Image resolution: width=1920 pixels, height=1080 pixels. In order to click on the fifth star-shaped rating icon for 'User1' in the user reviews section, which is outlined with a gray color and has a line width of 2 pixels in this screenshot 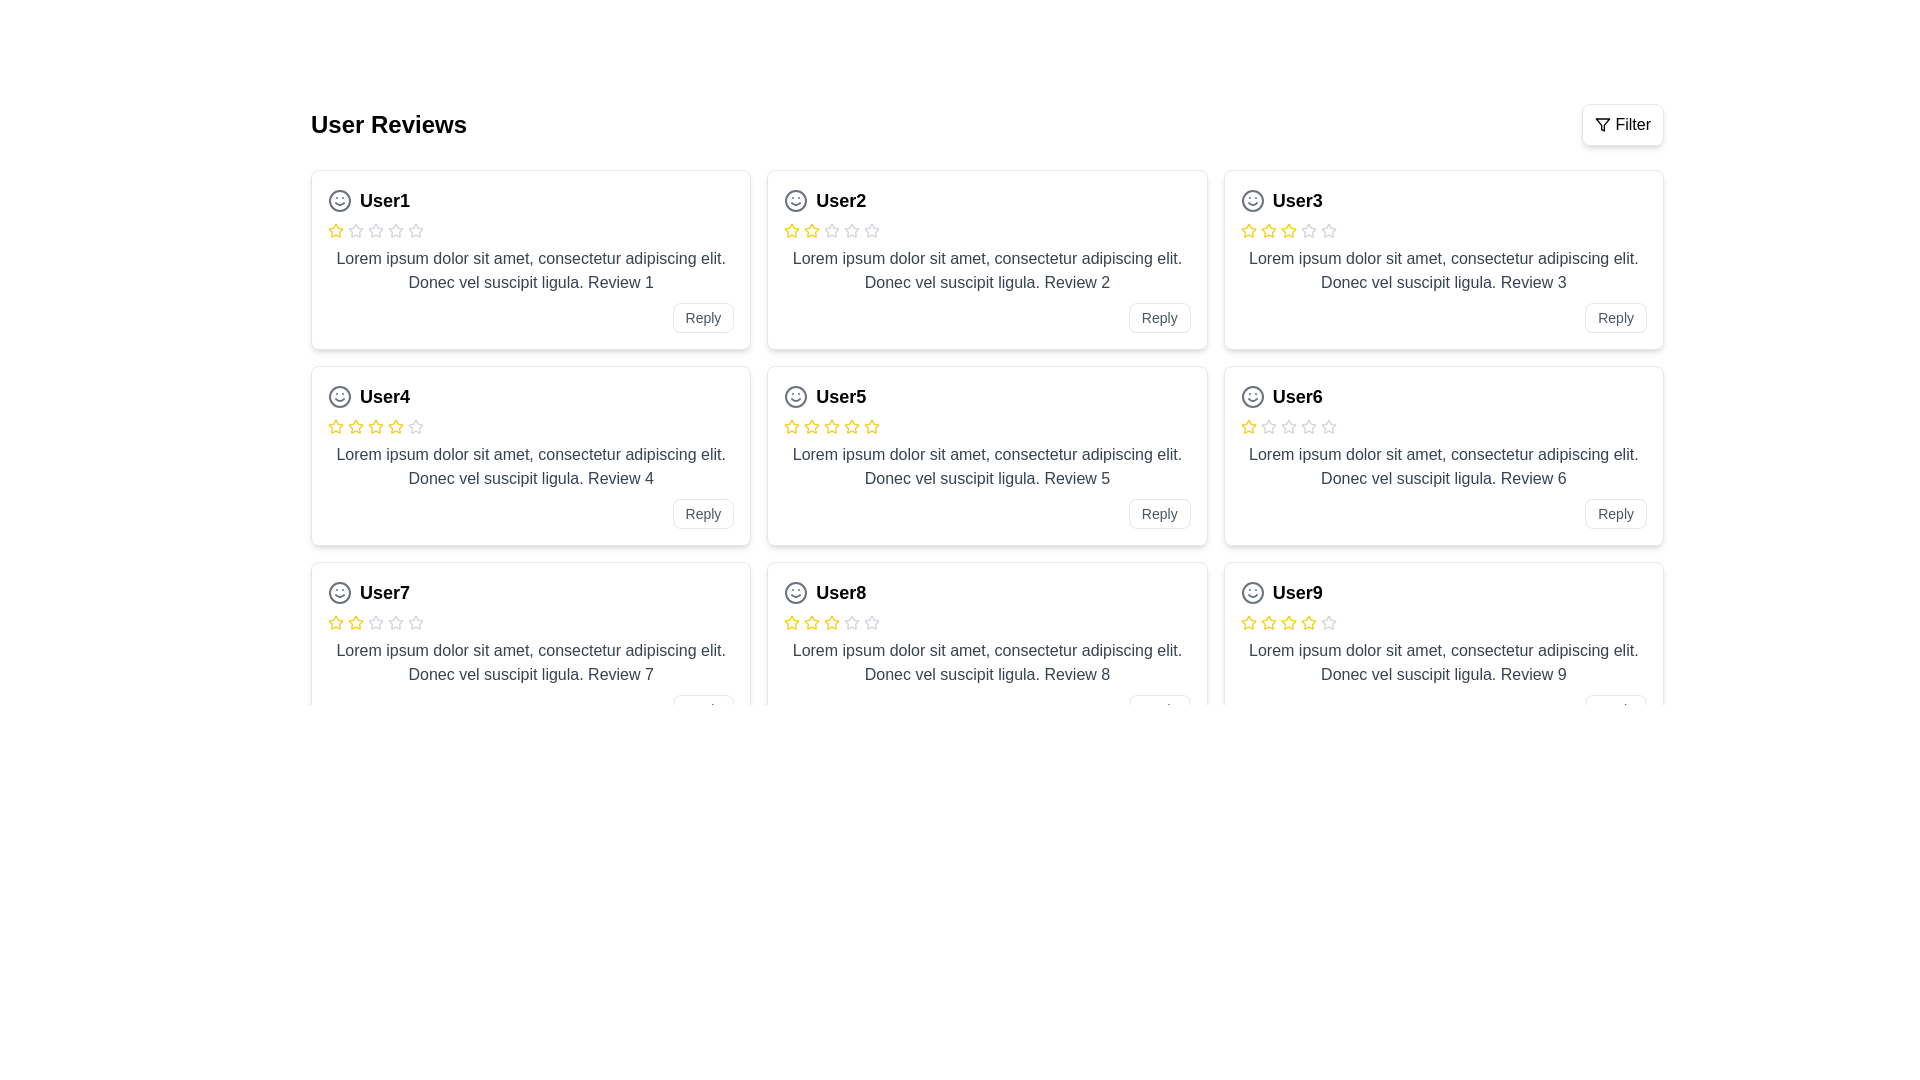, I will do `click(395, 230)`.